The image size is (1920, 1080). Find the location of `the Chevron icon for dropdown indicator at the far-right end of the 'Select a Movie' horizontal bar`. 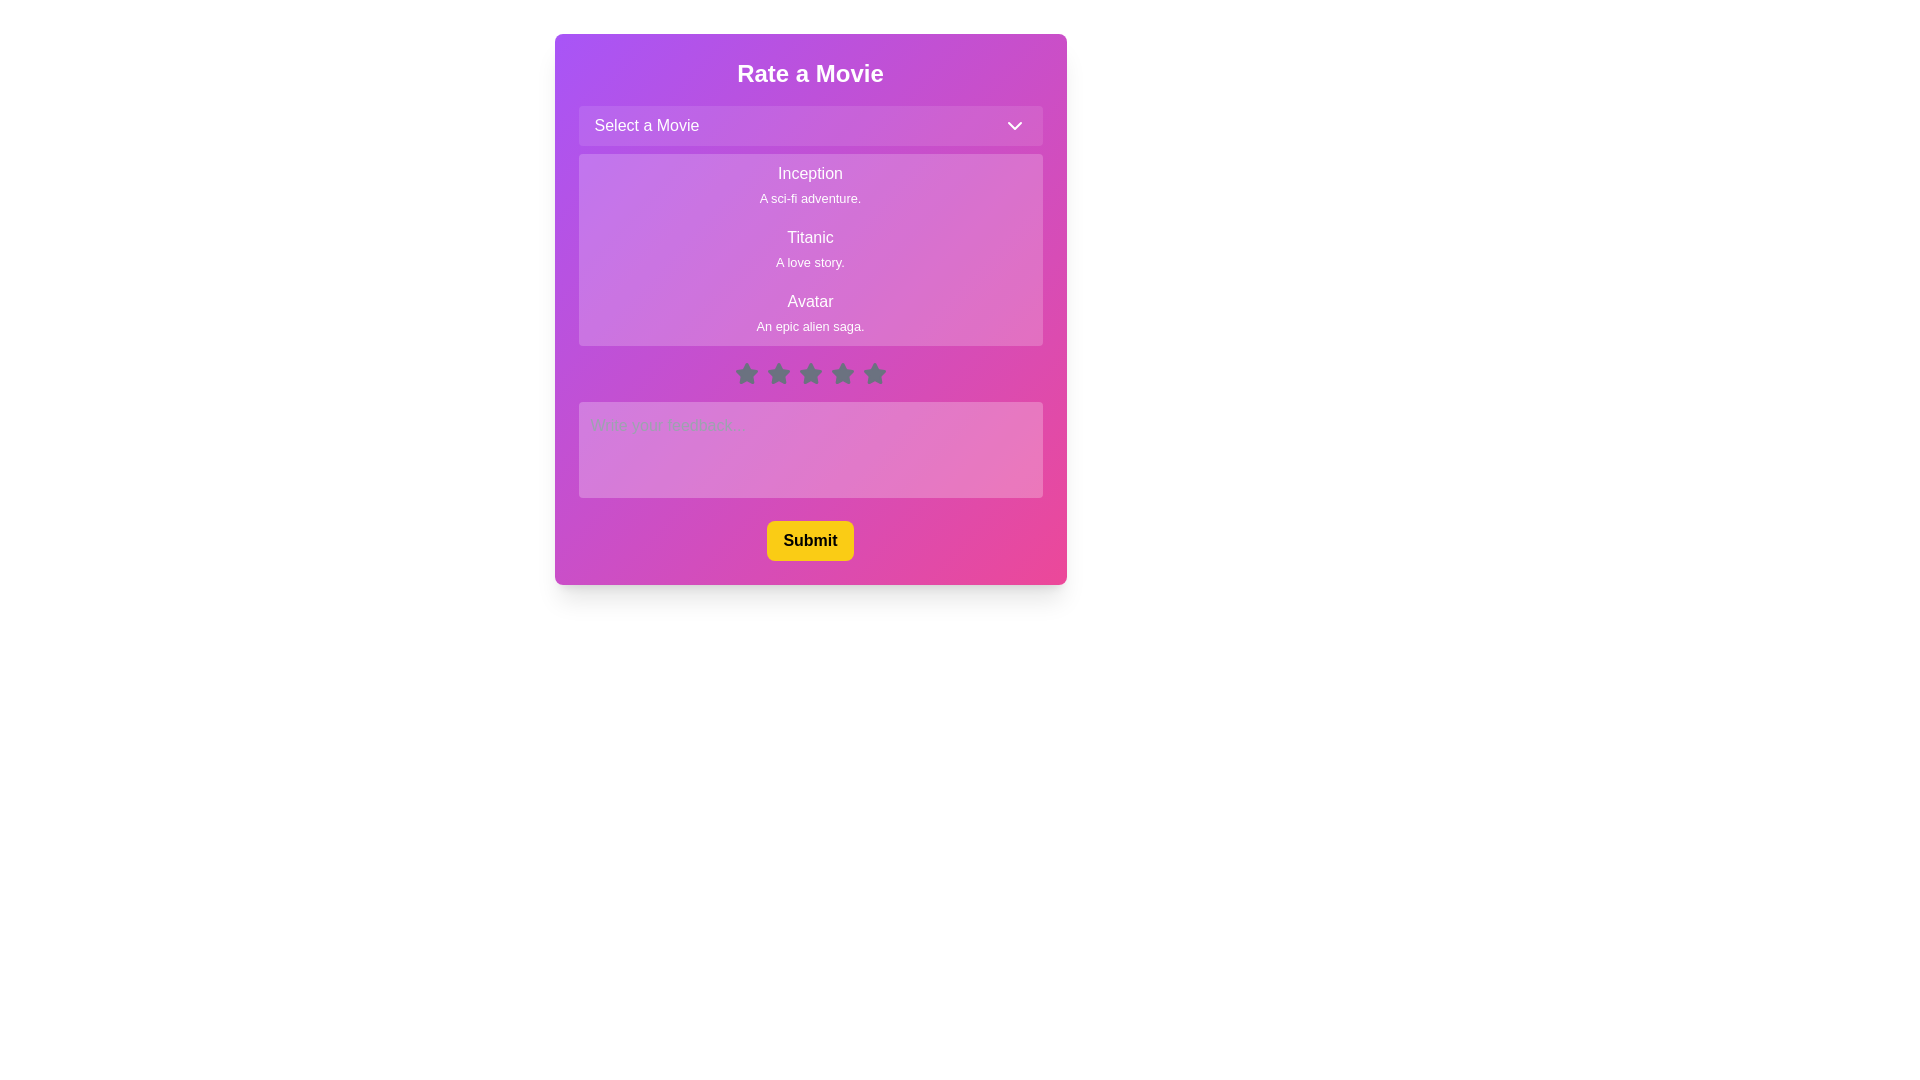

the Chevron icon for dropdown indicator at the far-right end of the 'Select a Movie' horizontal bar is located at coordinates (1014, 126).